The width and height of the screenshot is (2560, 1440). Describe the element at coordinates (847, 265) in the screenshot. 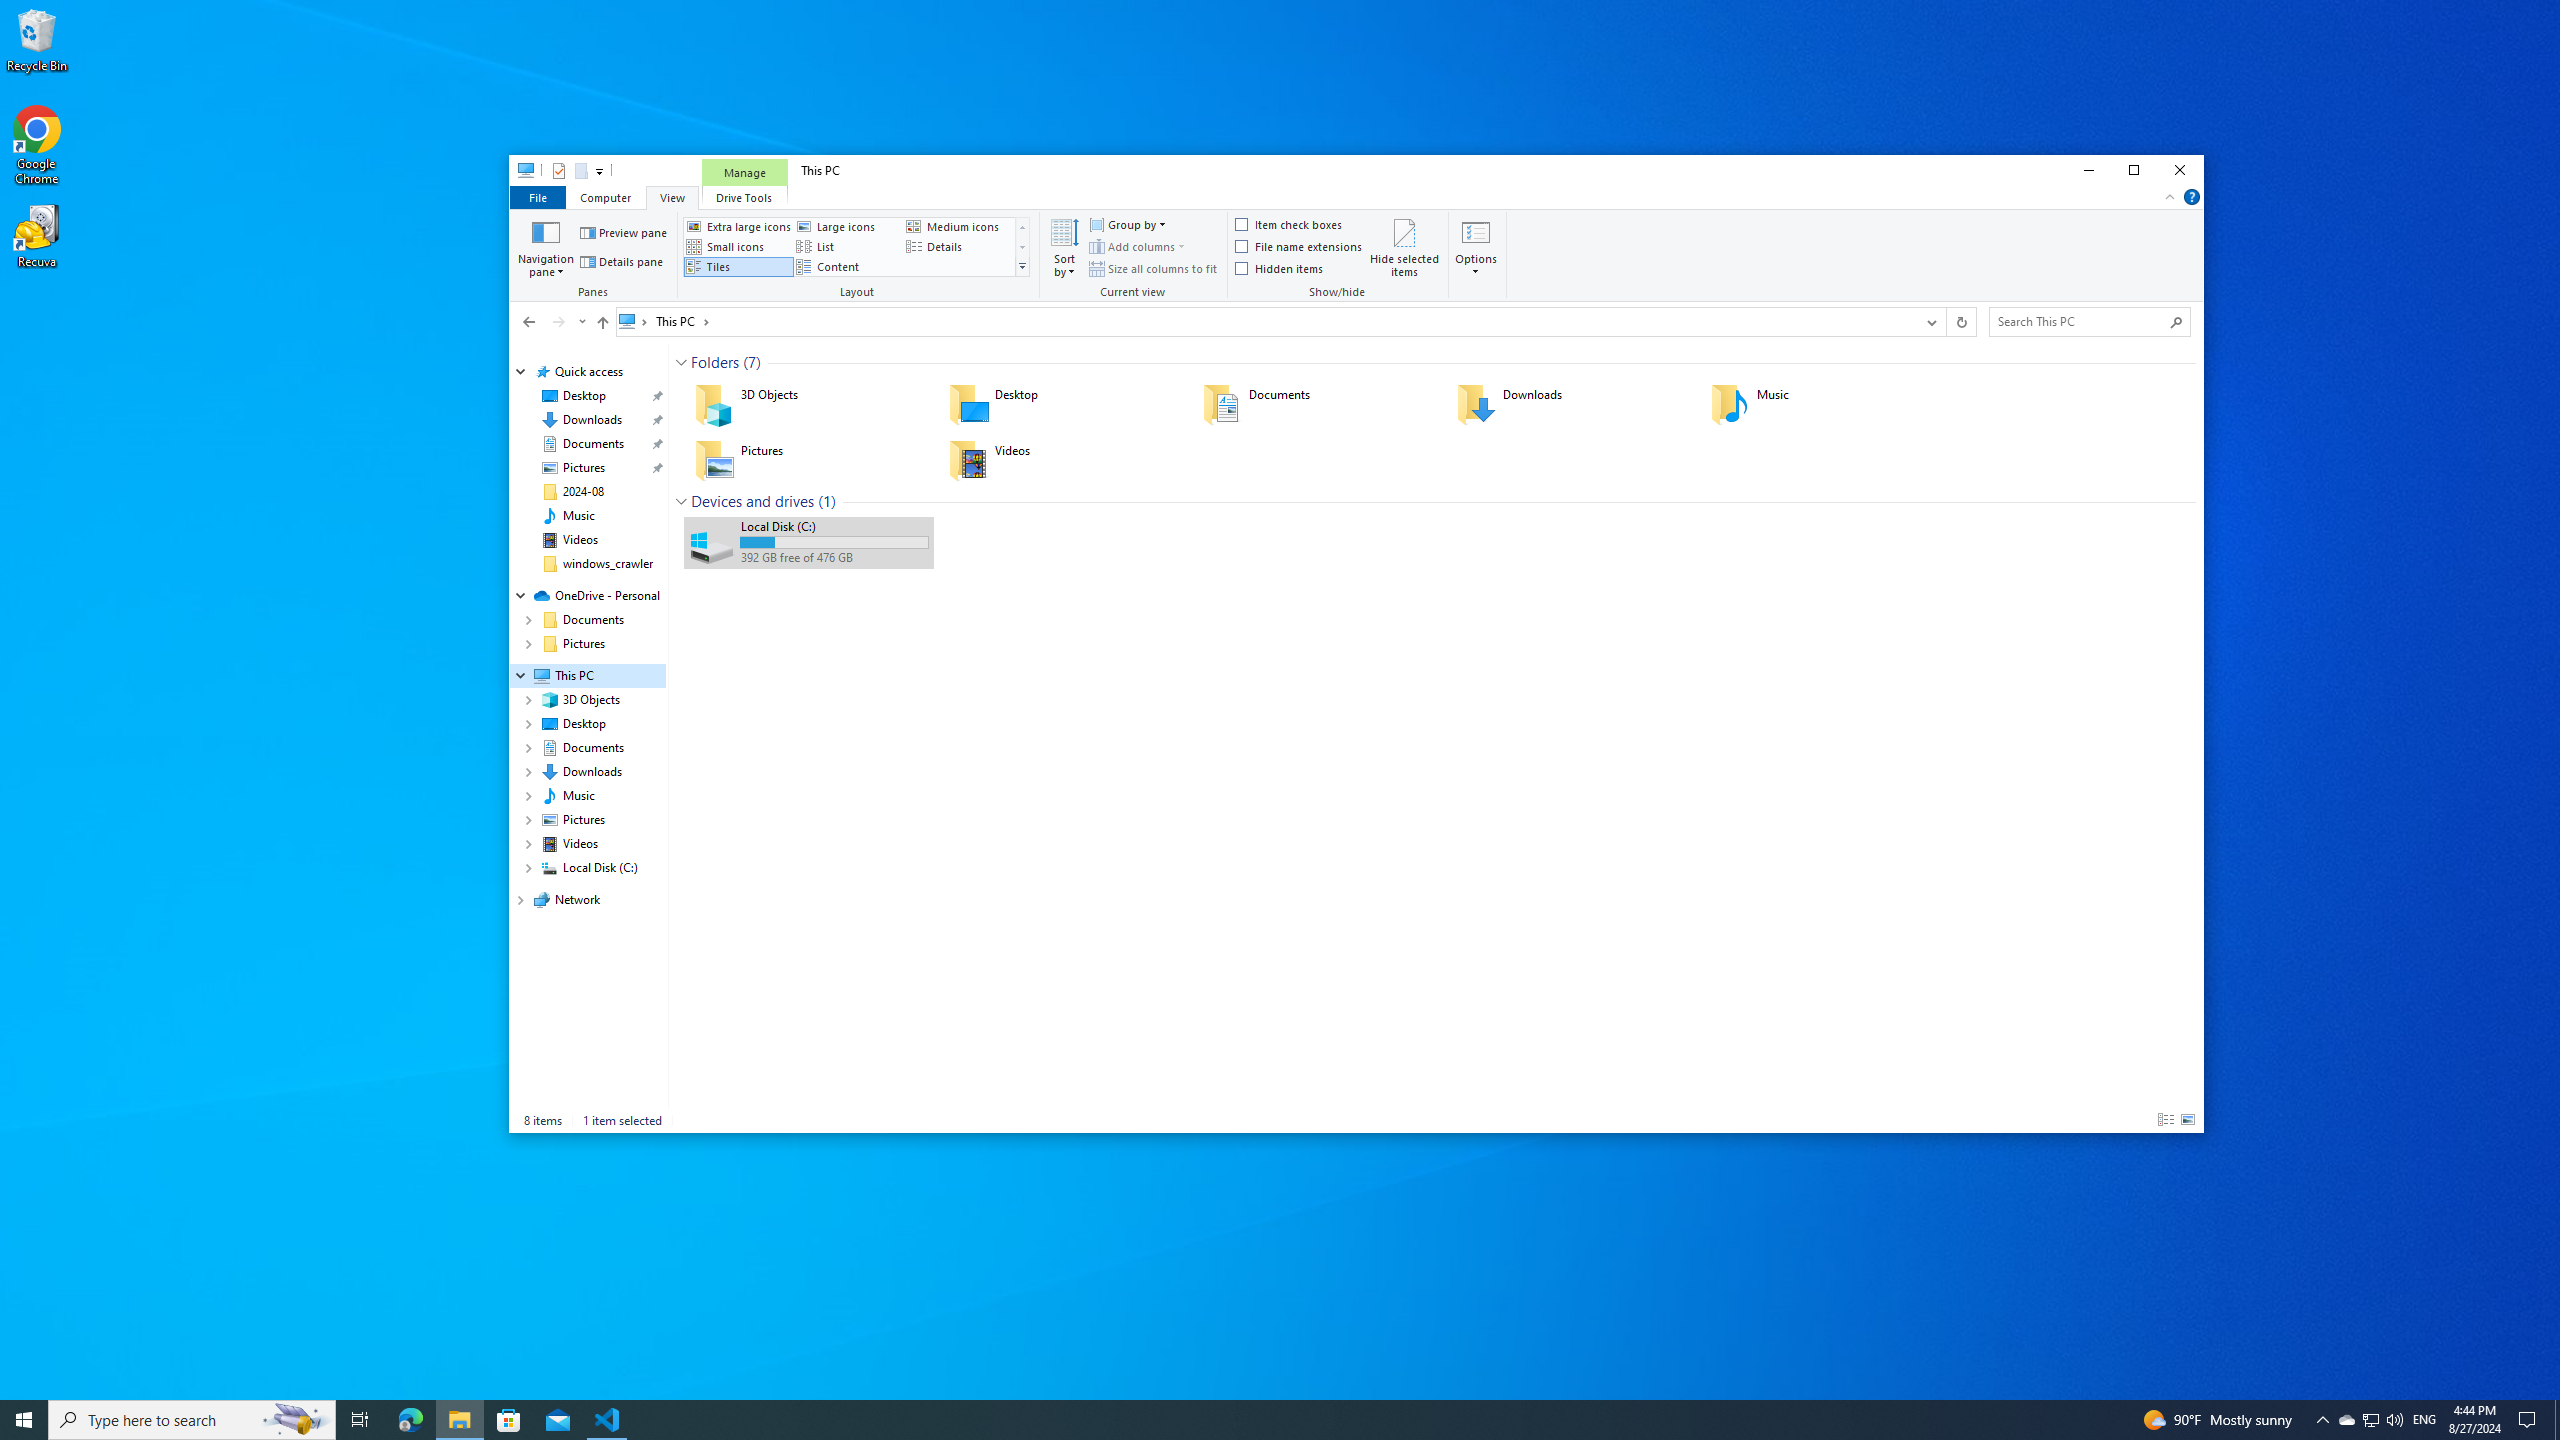

I see `'Content'` at that location.